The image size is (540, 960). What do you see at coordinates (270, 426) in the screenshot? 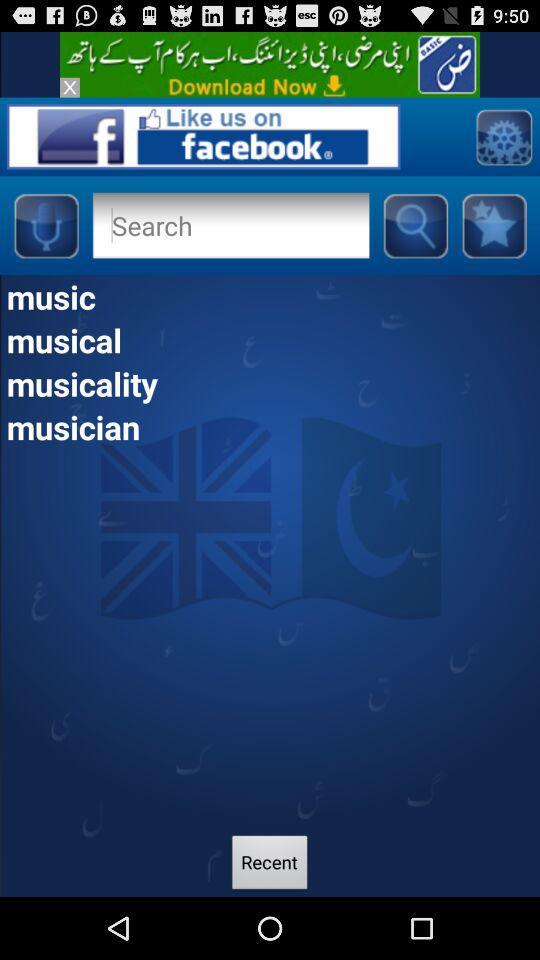
I see `item below musicality item` at bounding box center [270, 426].